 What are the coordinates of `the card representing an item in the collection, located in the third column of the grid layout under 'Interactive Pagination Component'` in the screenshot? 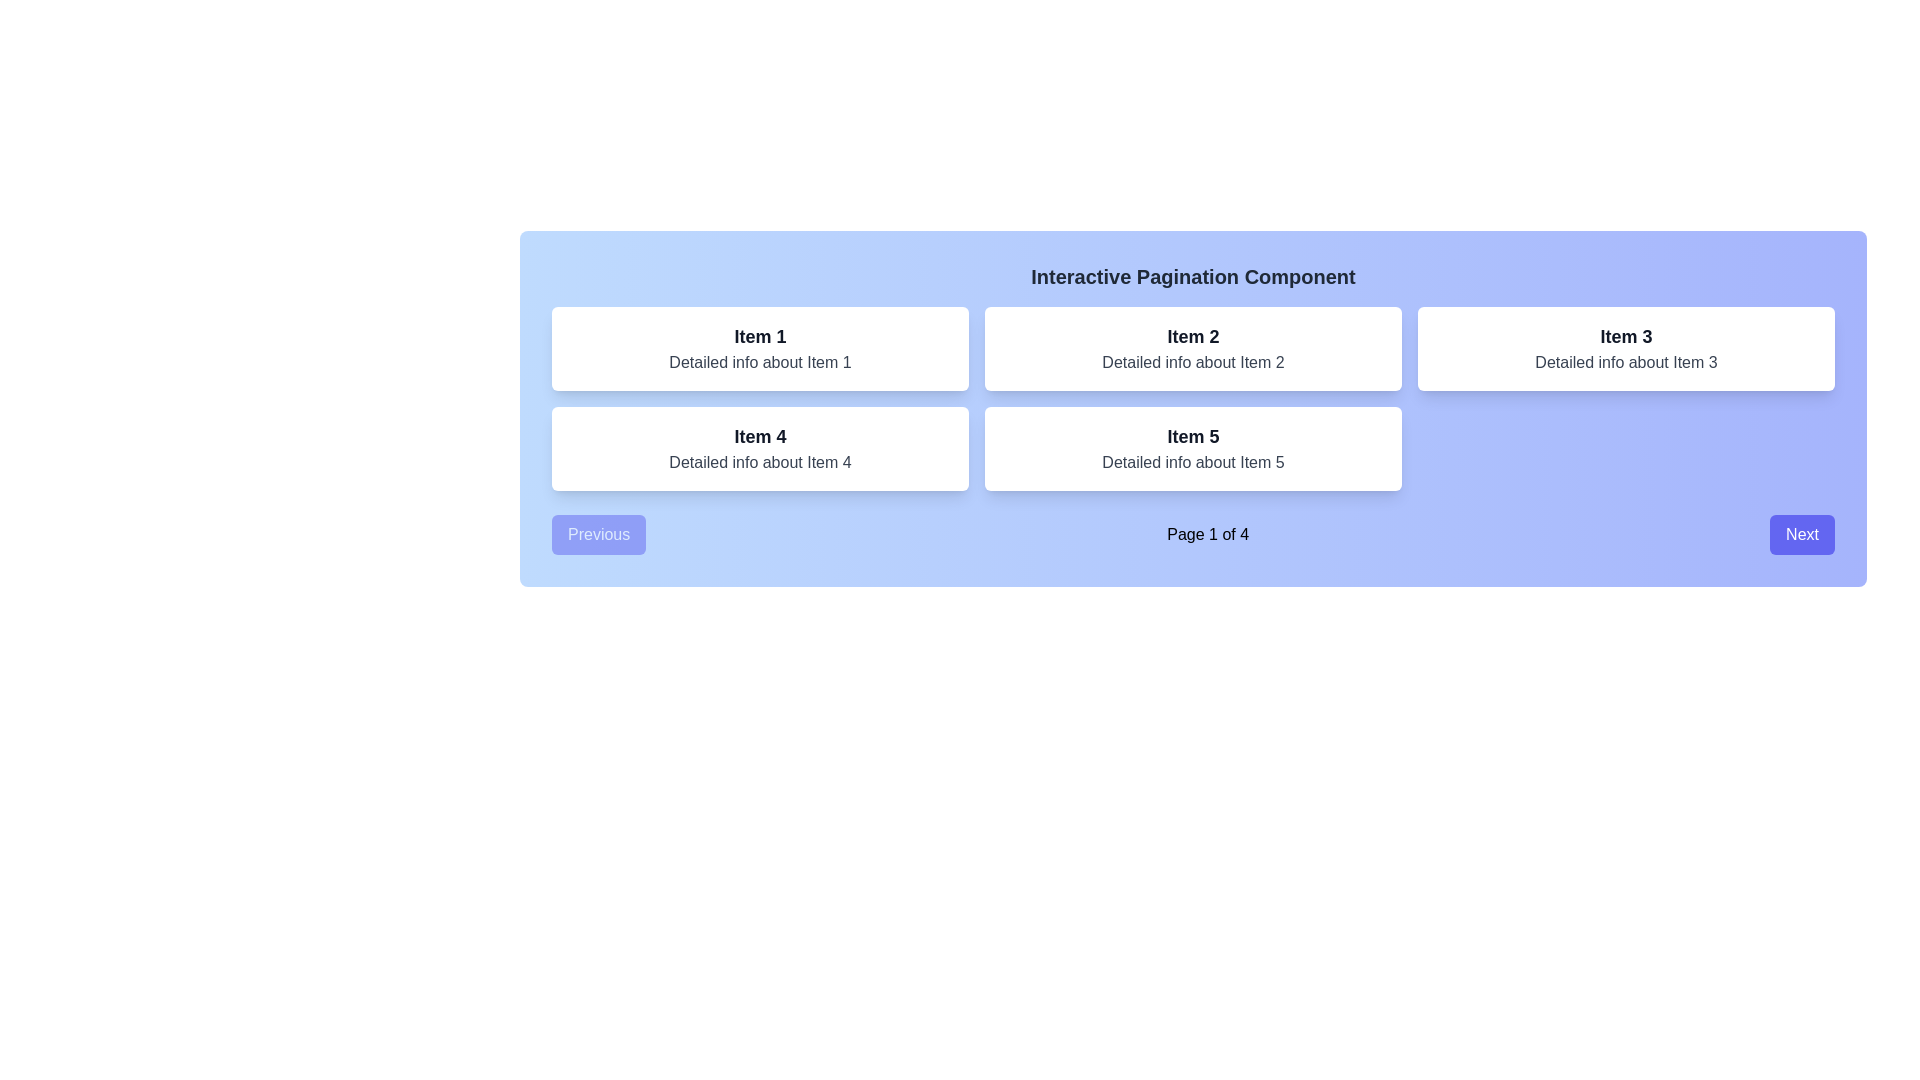 It's located at (1626, 347).